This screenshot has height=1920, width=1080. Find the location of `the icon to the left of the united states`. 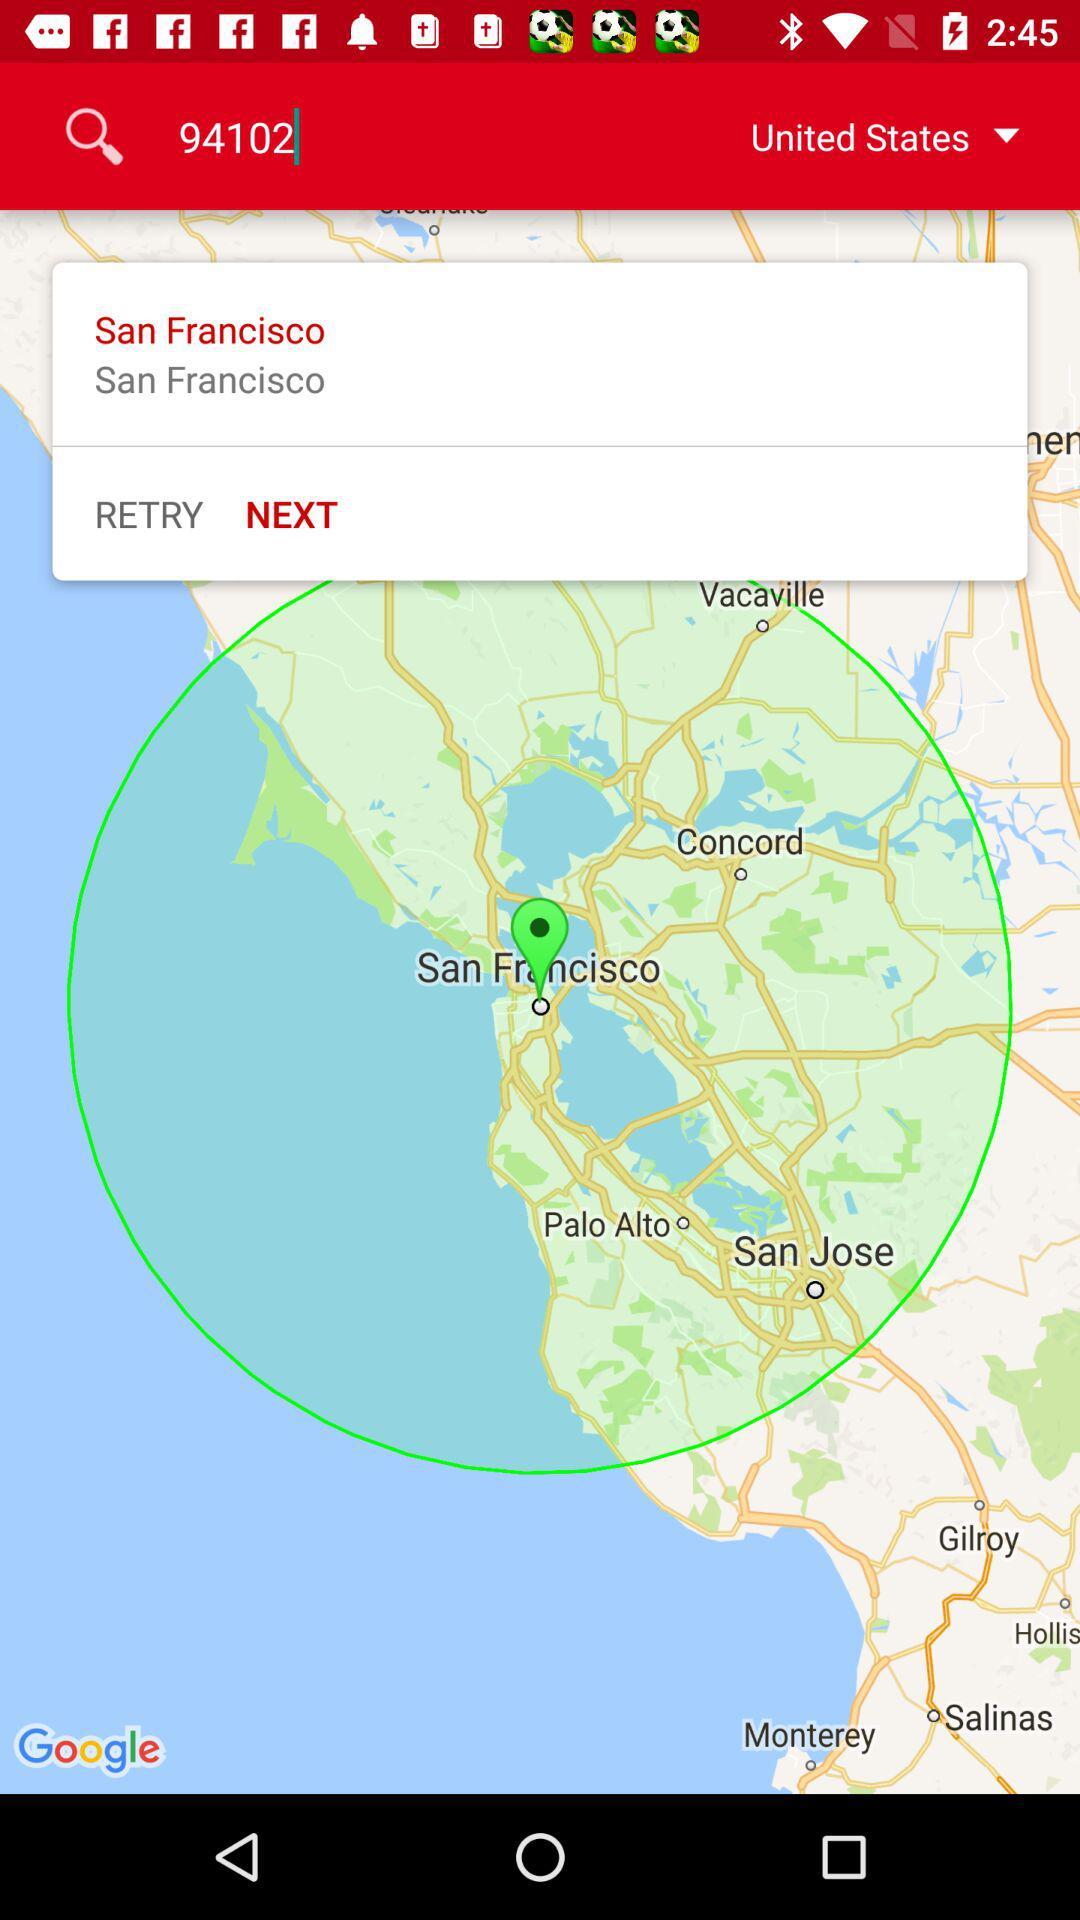

the icon to the left of the united states is located at coordinates (407, 135).